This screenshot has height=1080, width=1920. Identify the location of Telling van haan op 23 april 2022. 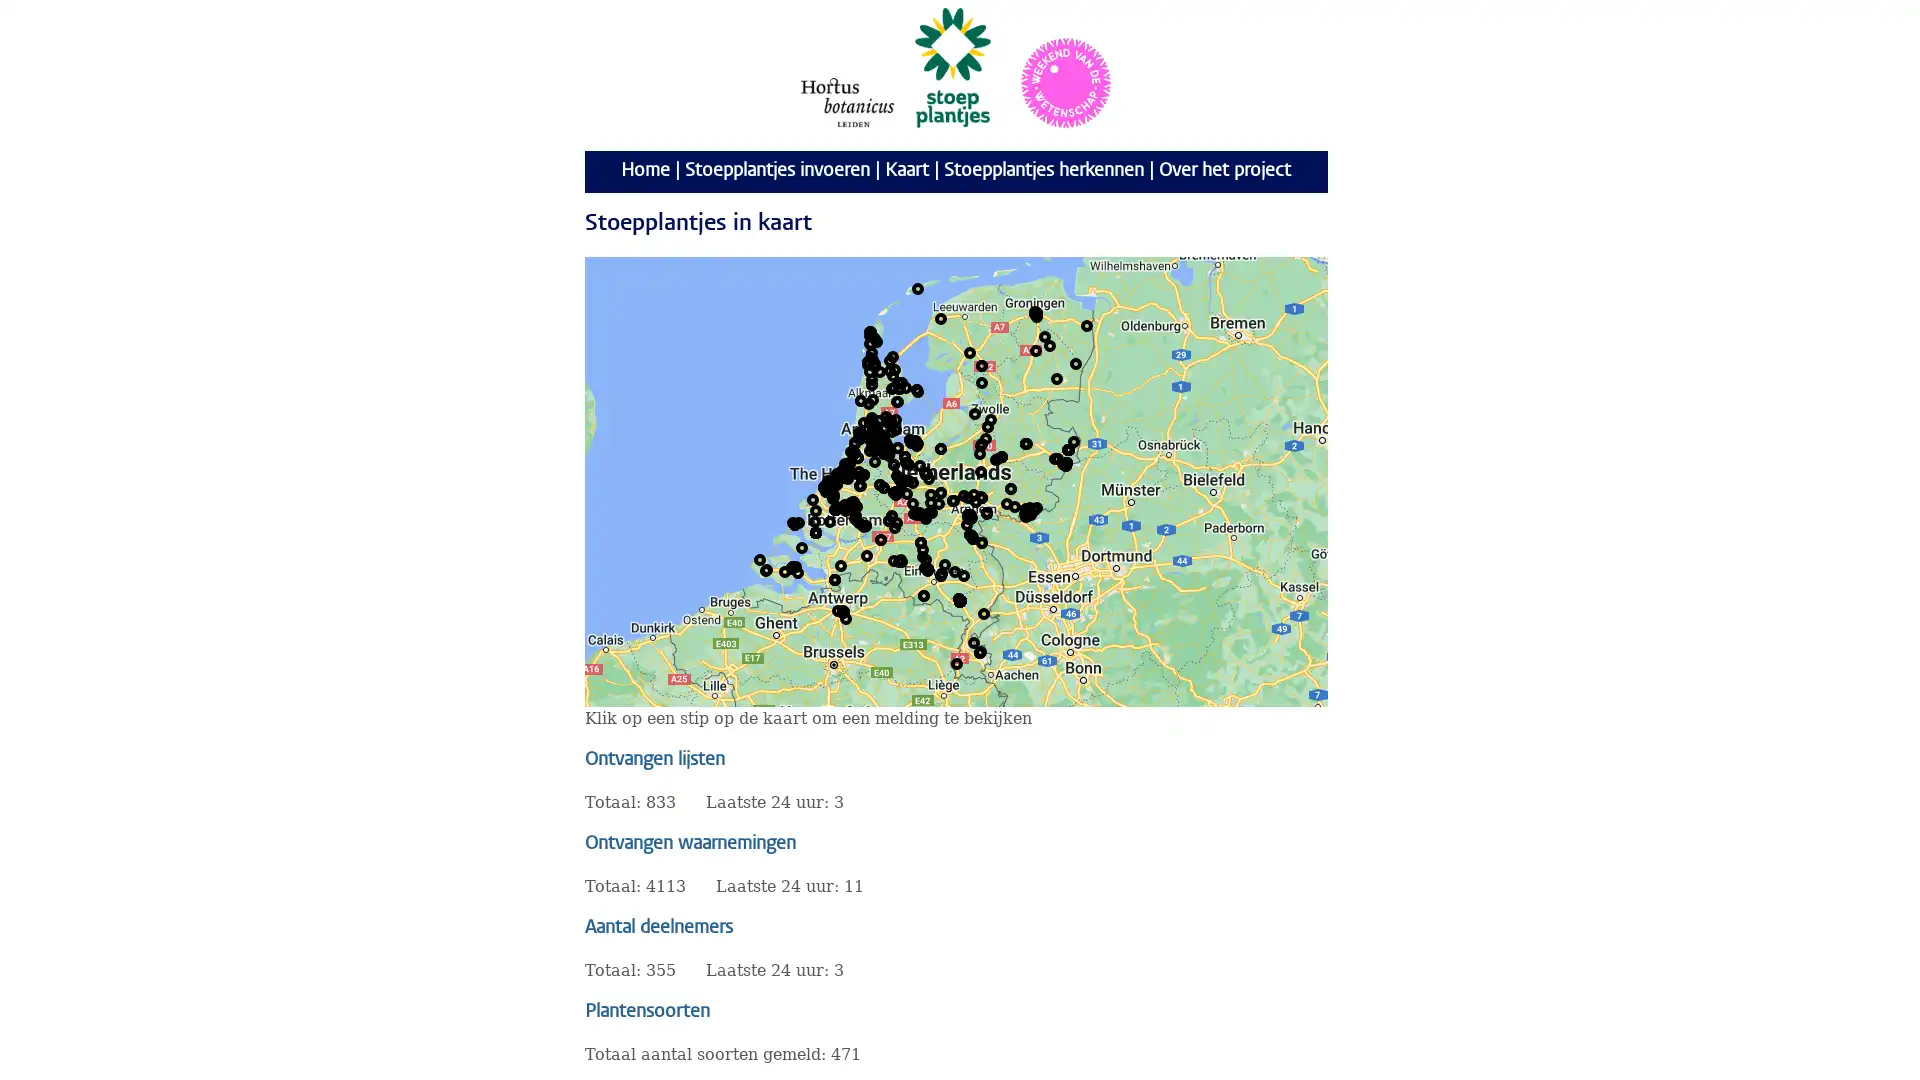
(893, 492).